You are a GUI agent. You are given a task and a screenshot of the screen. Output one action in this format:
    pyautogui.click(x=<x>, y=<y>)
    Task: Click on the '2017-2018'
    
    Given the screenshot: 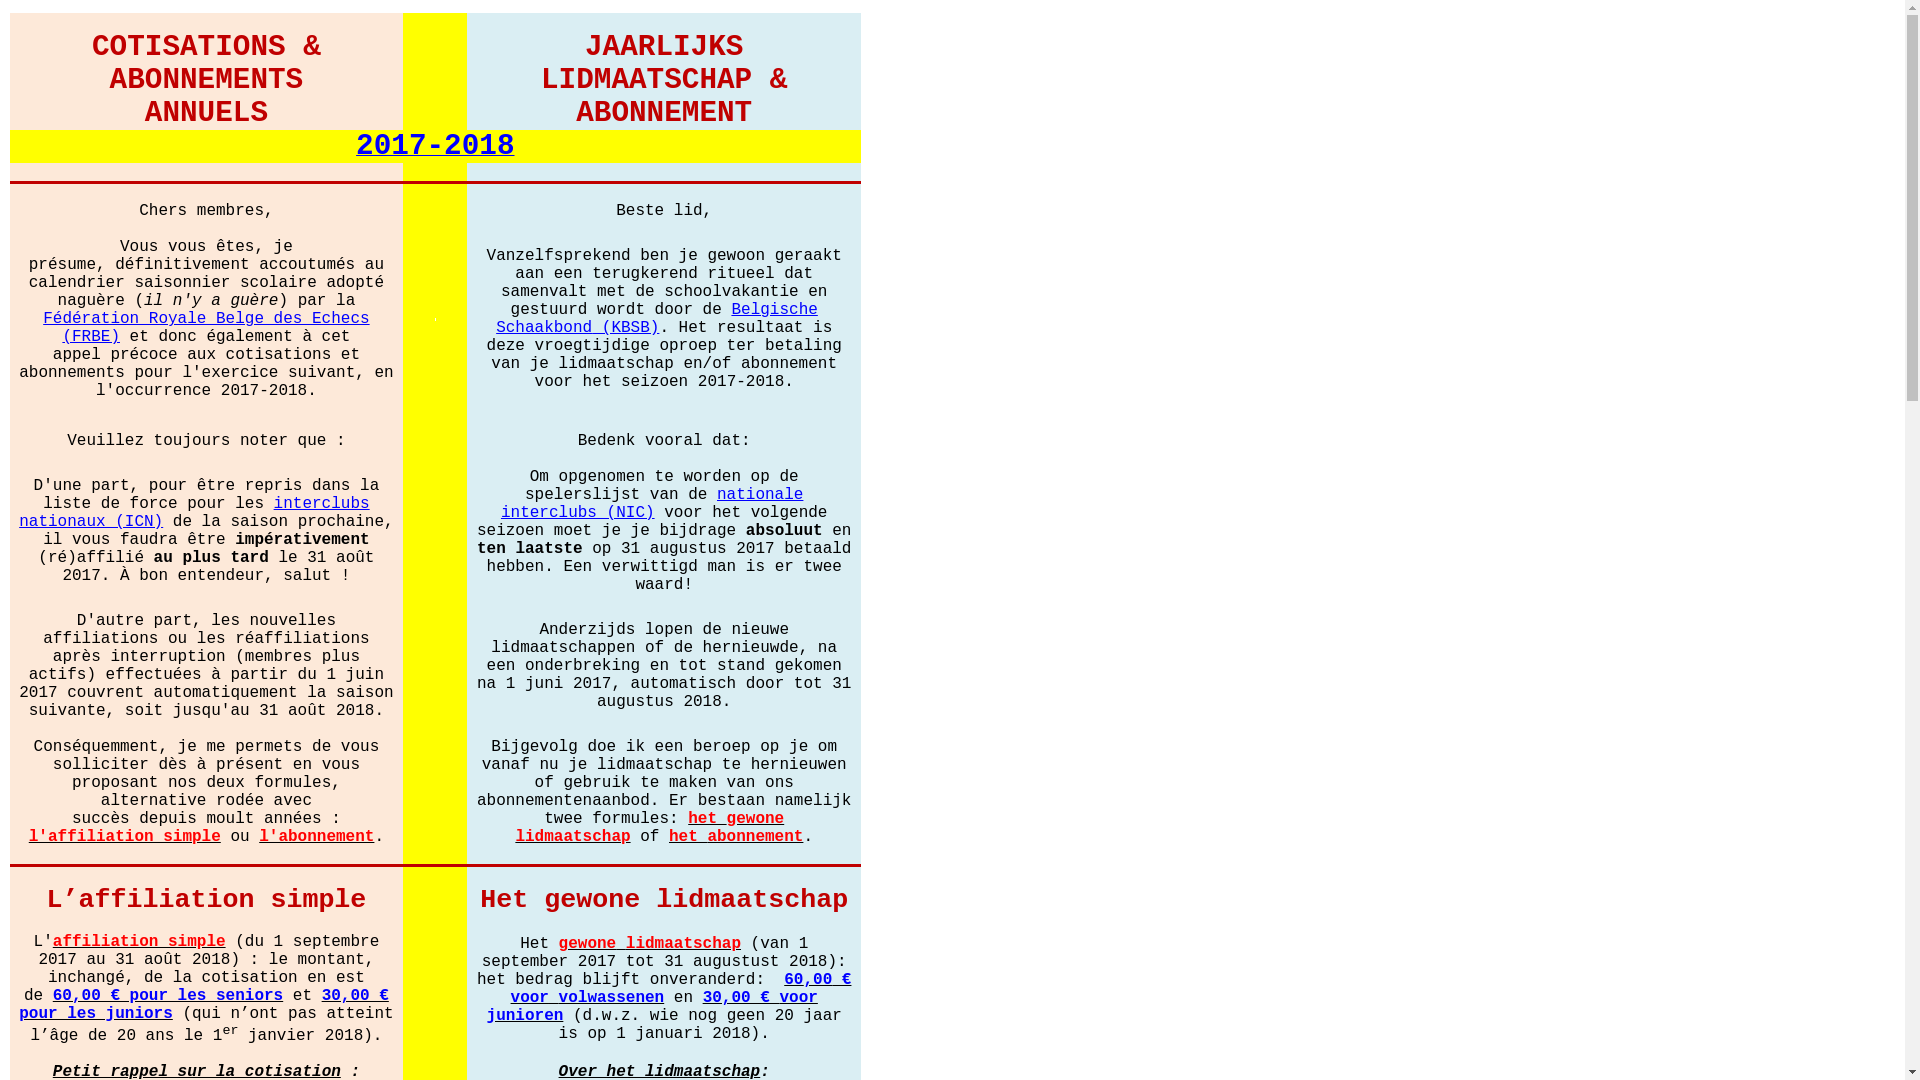 What is the action you would take?
    pyautogui.click(x=355, y=147)
    